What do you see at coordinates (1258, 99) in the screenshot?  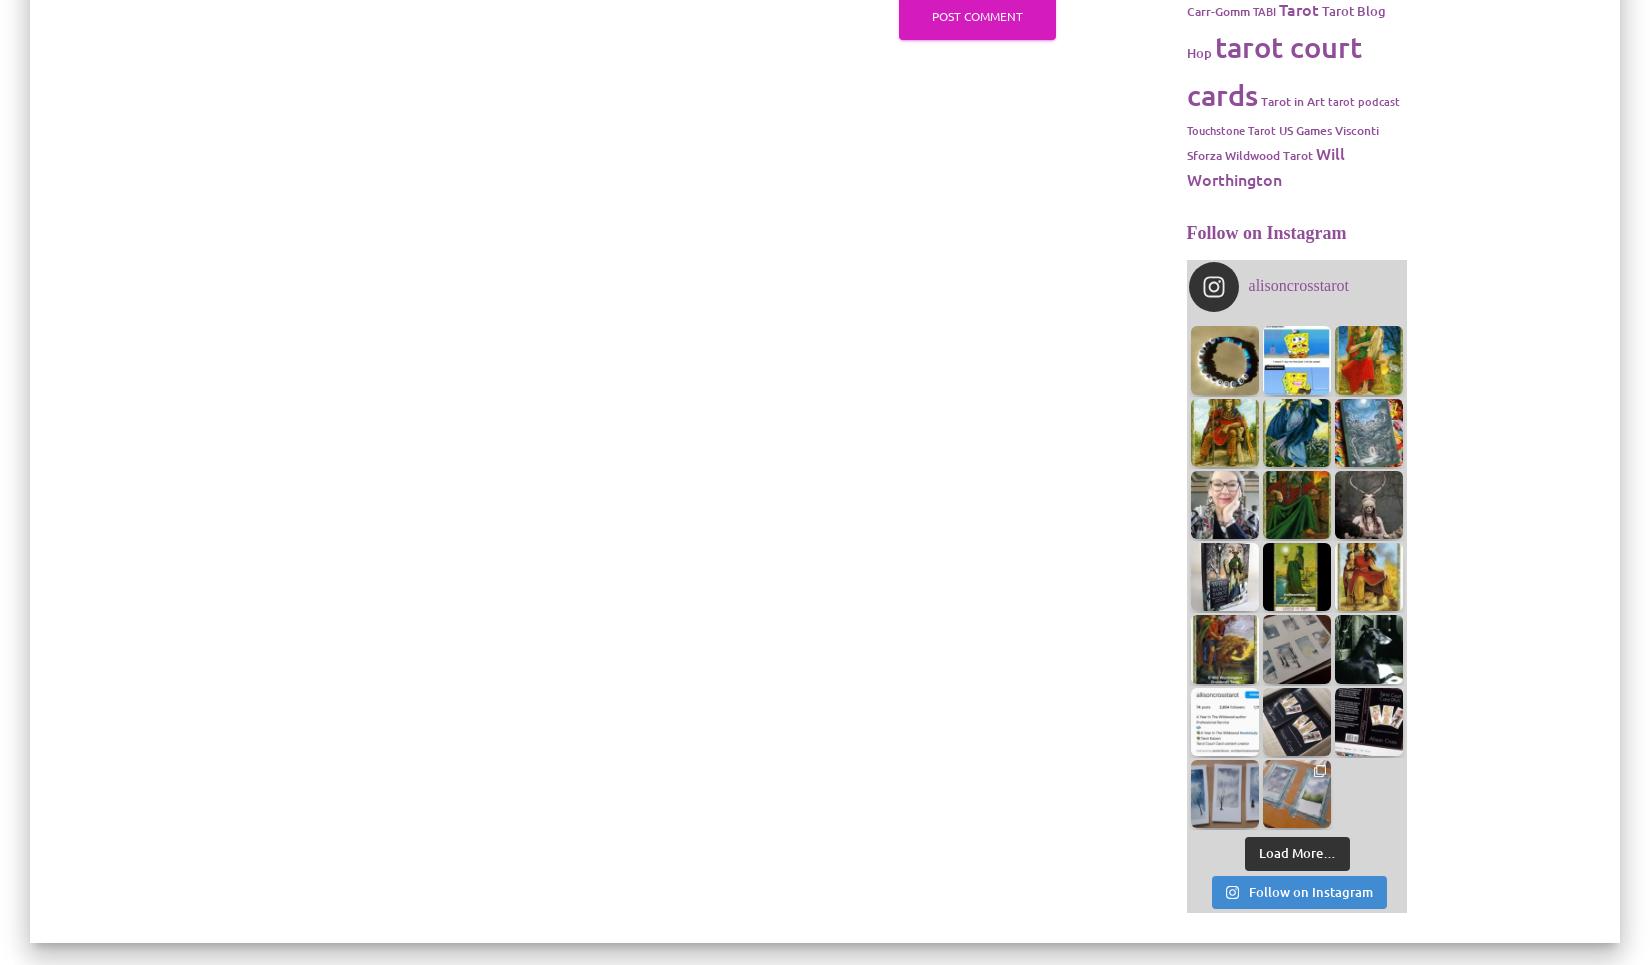 I see `'Tarot in Art'` at bounding box center [1258, 99].